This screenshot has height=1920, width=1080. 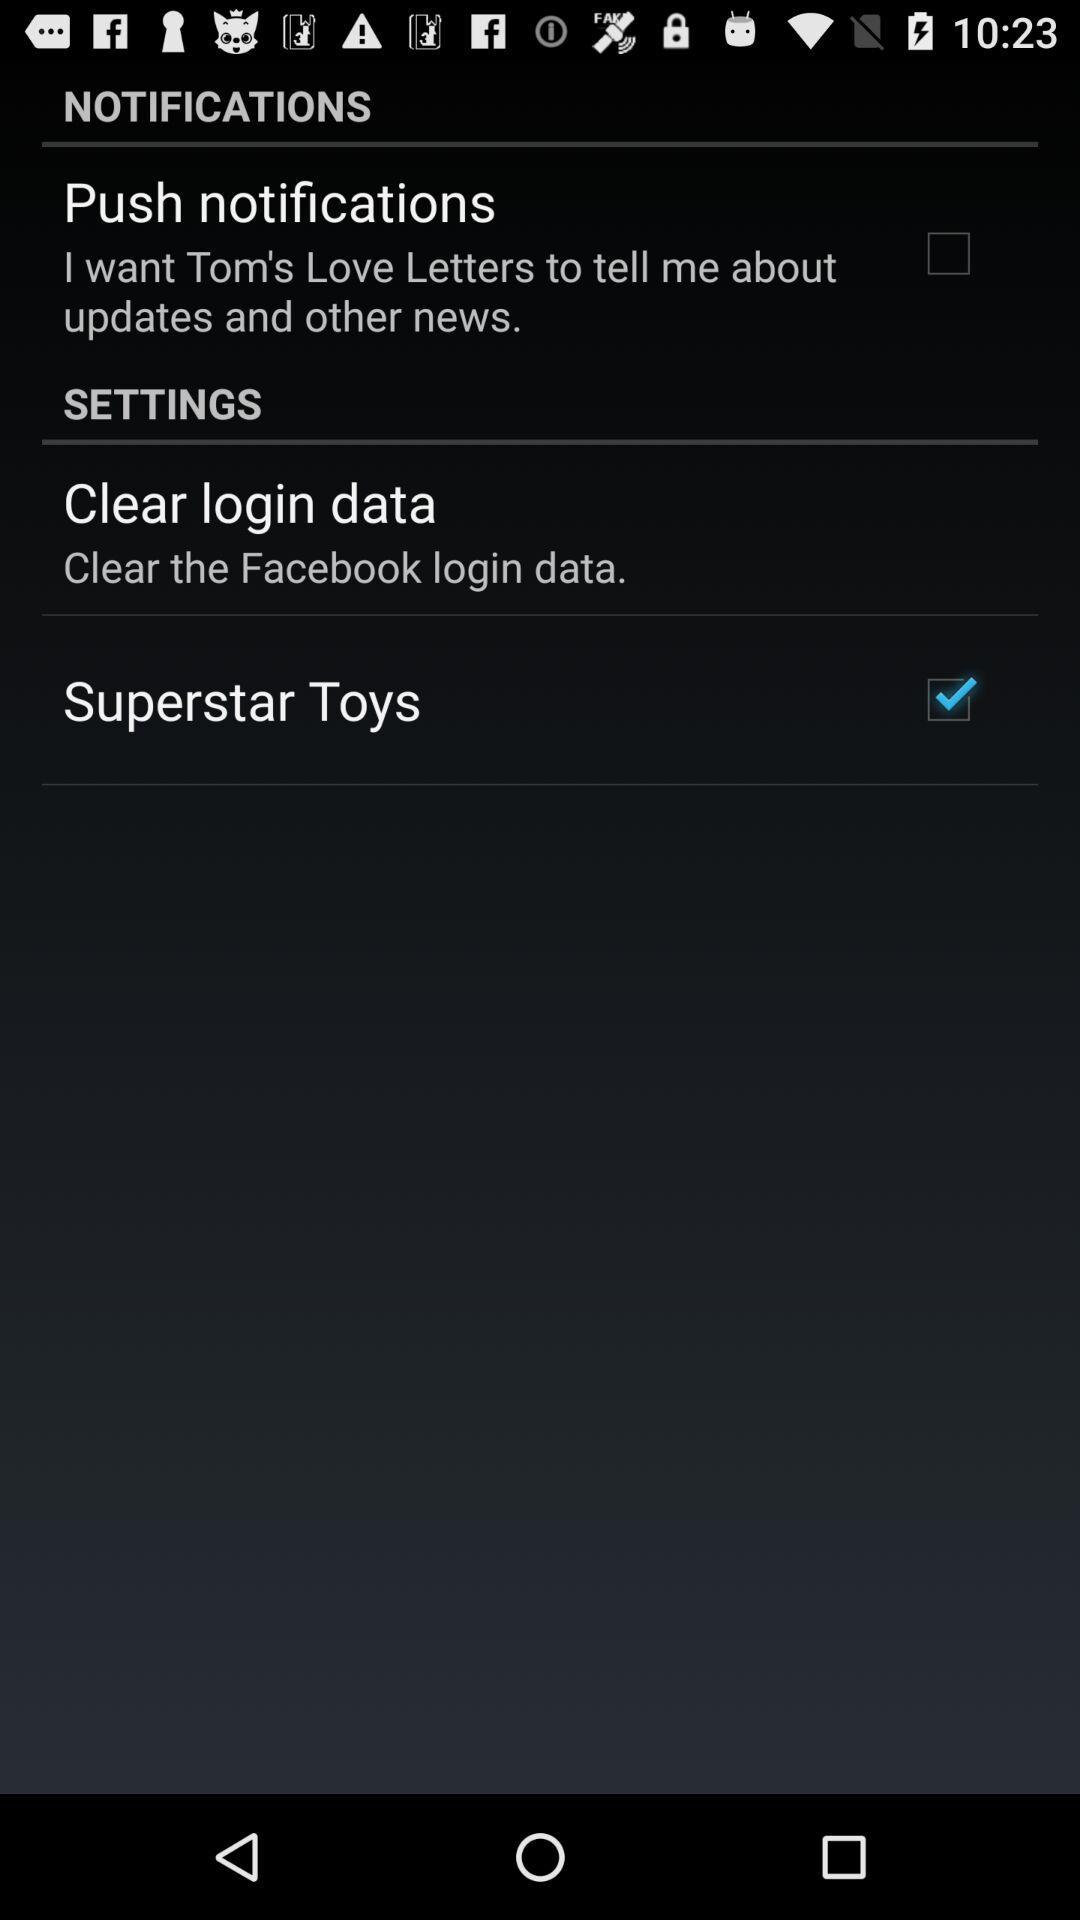 I want to click on the settings app, so click(x=540, y=401).